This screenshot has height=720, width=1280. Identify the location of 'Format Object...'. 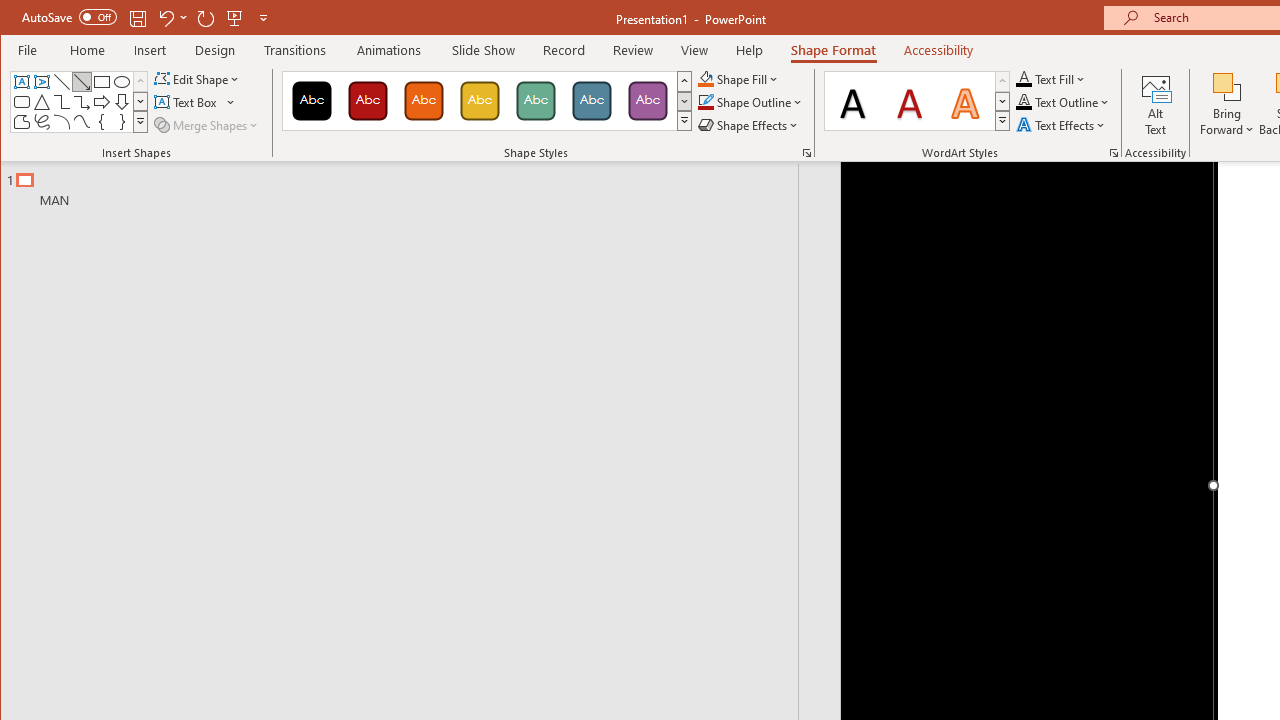
(807, 152).